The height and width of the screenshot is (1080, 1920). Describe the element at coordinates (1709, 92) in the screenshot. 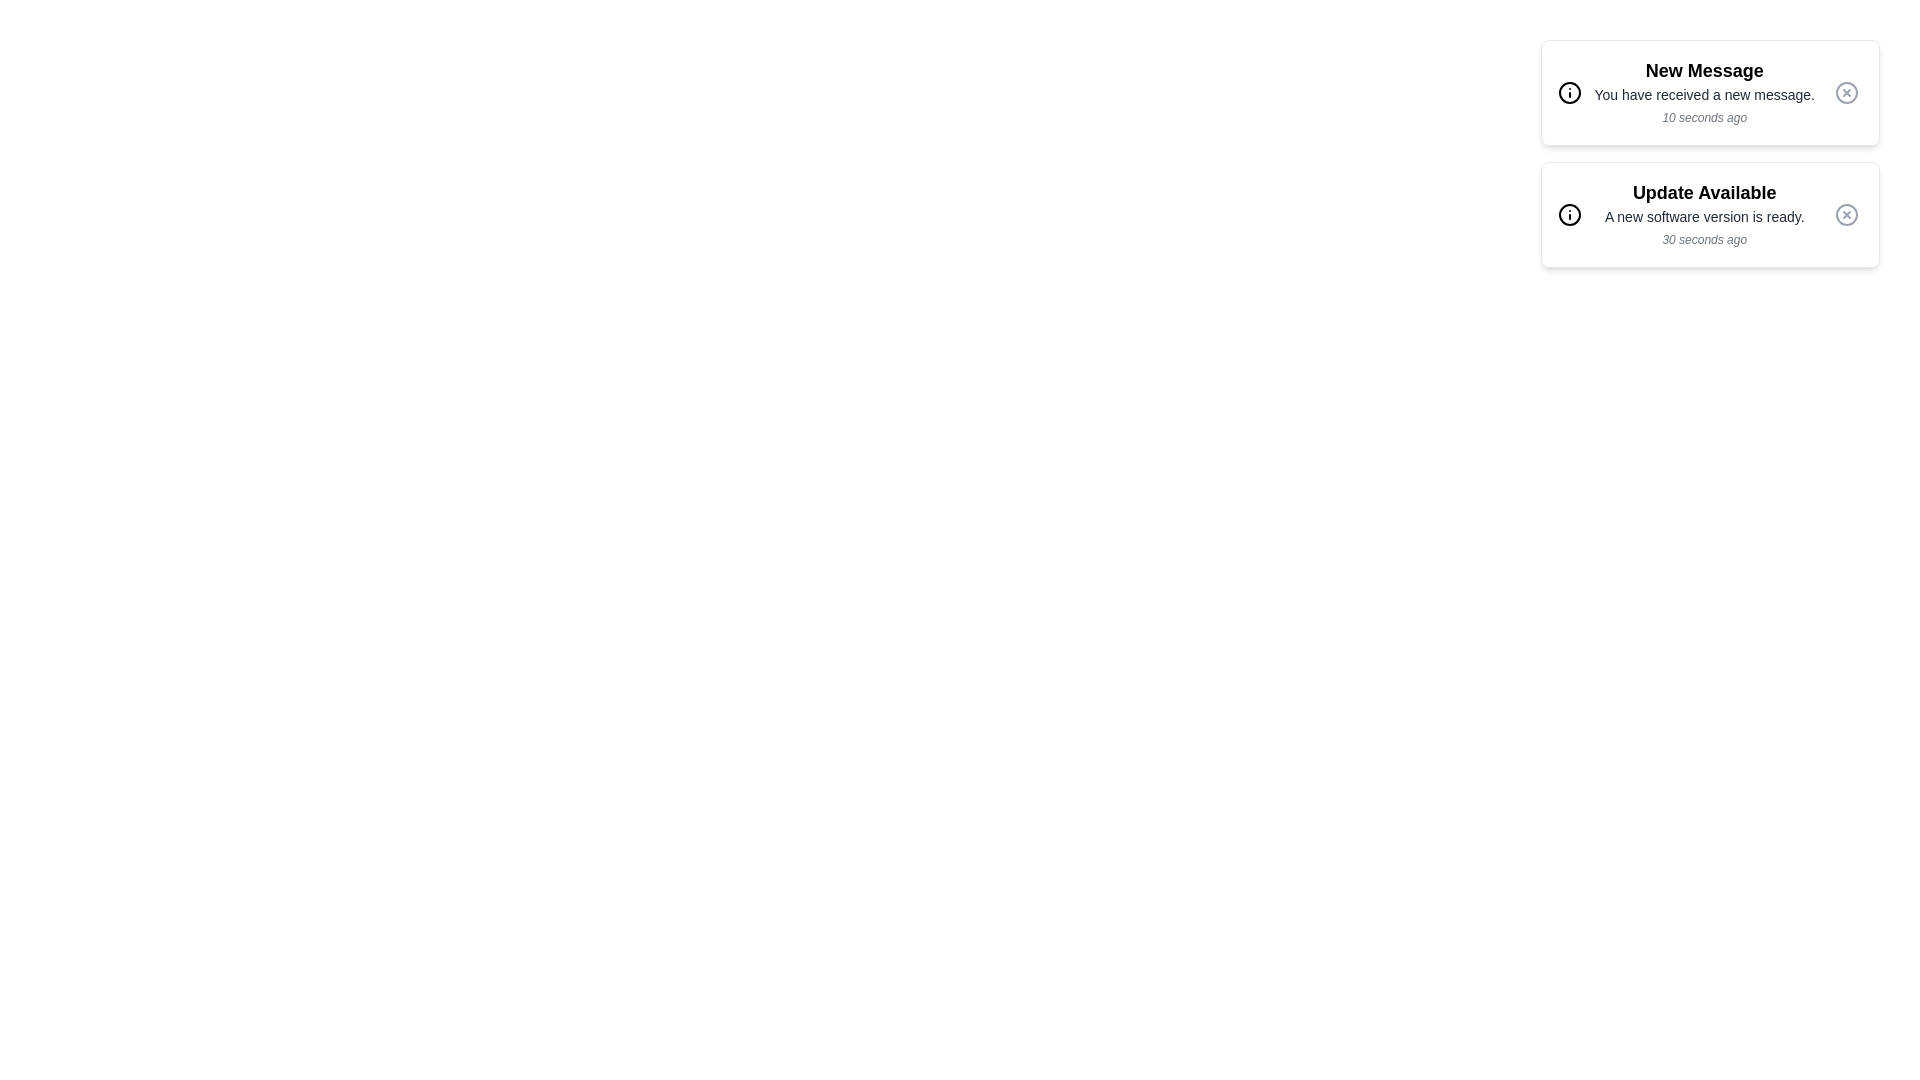

I see `the notification with the title New Message` at that location.